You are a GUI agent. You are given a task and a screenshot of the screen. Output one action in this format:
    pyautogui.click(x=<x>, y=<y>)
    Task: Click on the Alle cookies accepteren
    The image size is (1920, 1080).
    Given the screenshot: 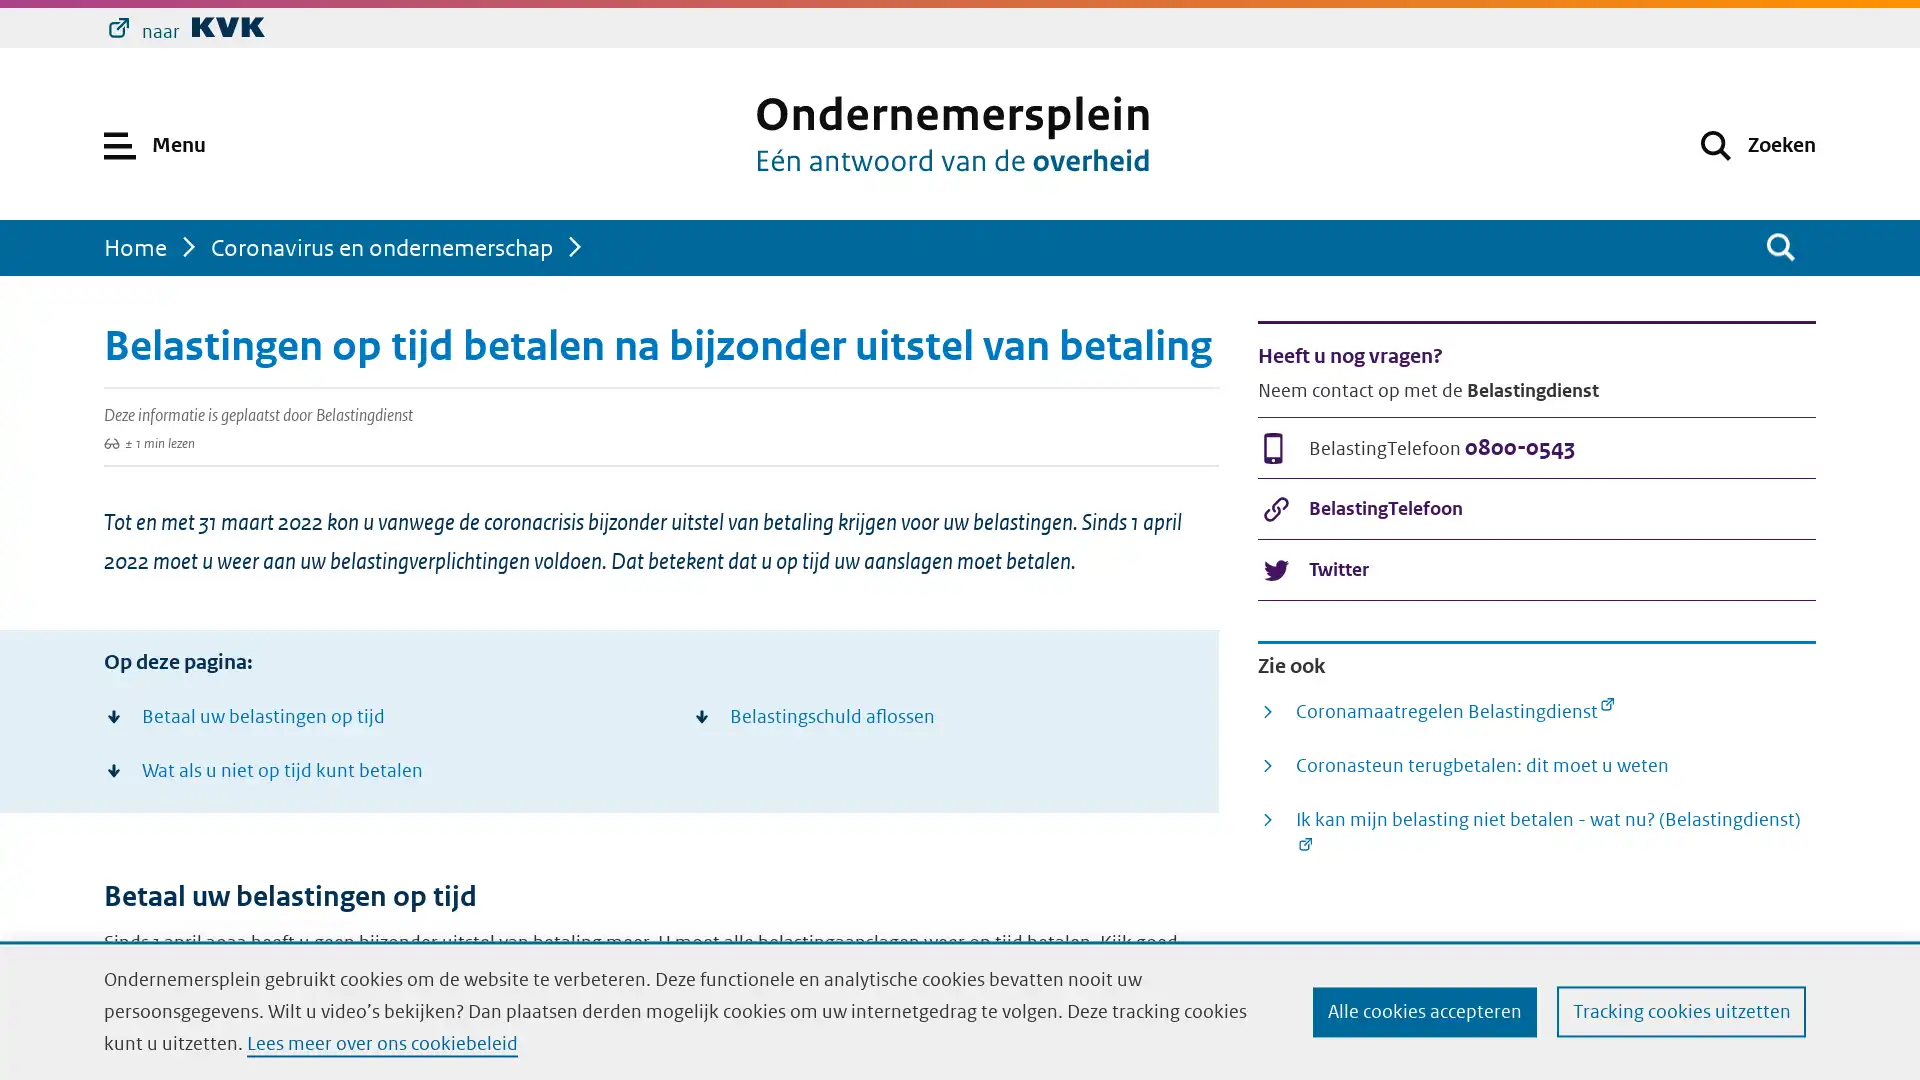 What is the action you would take?
    pyautogui.click(x=1424, y=1011)
    